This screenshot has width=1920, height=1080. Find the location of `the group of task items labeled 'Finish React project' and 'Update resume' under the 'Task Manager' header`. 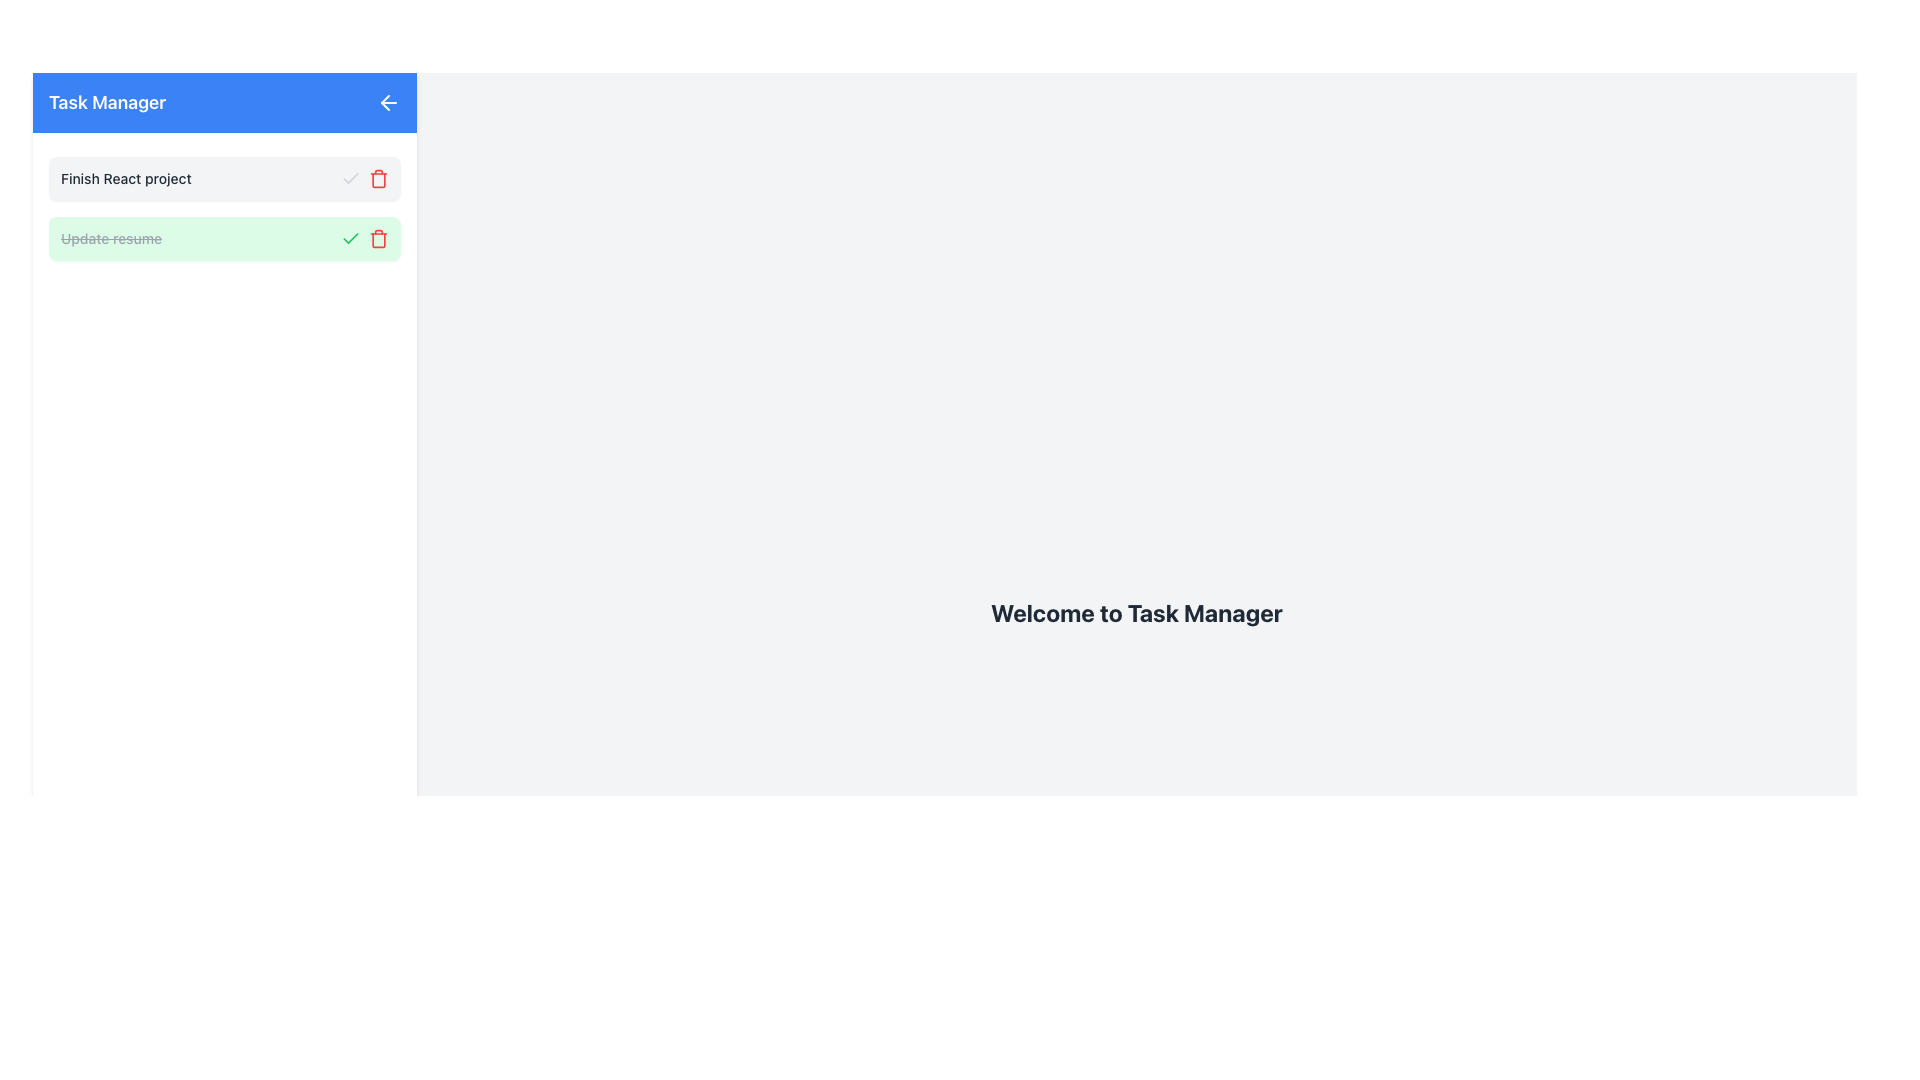

the group of task items labeled 'Finish React project' and 'Update resume' under the 'Task Manager' header is located at coordinates (225, 208).